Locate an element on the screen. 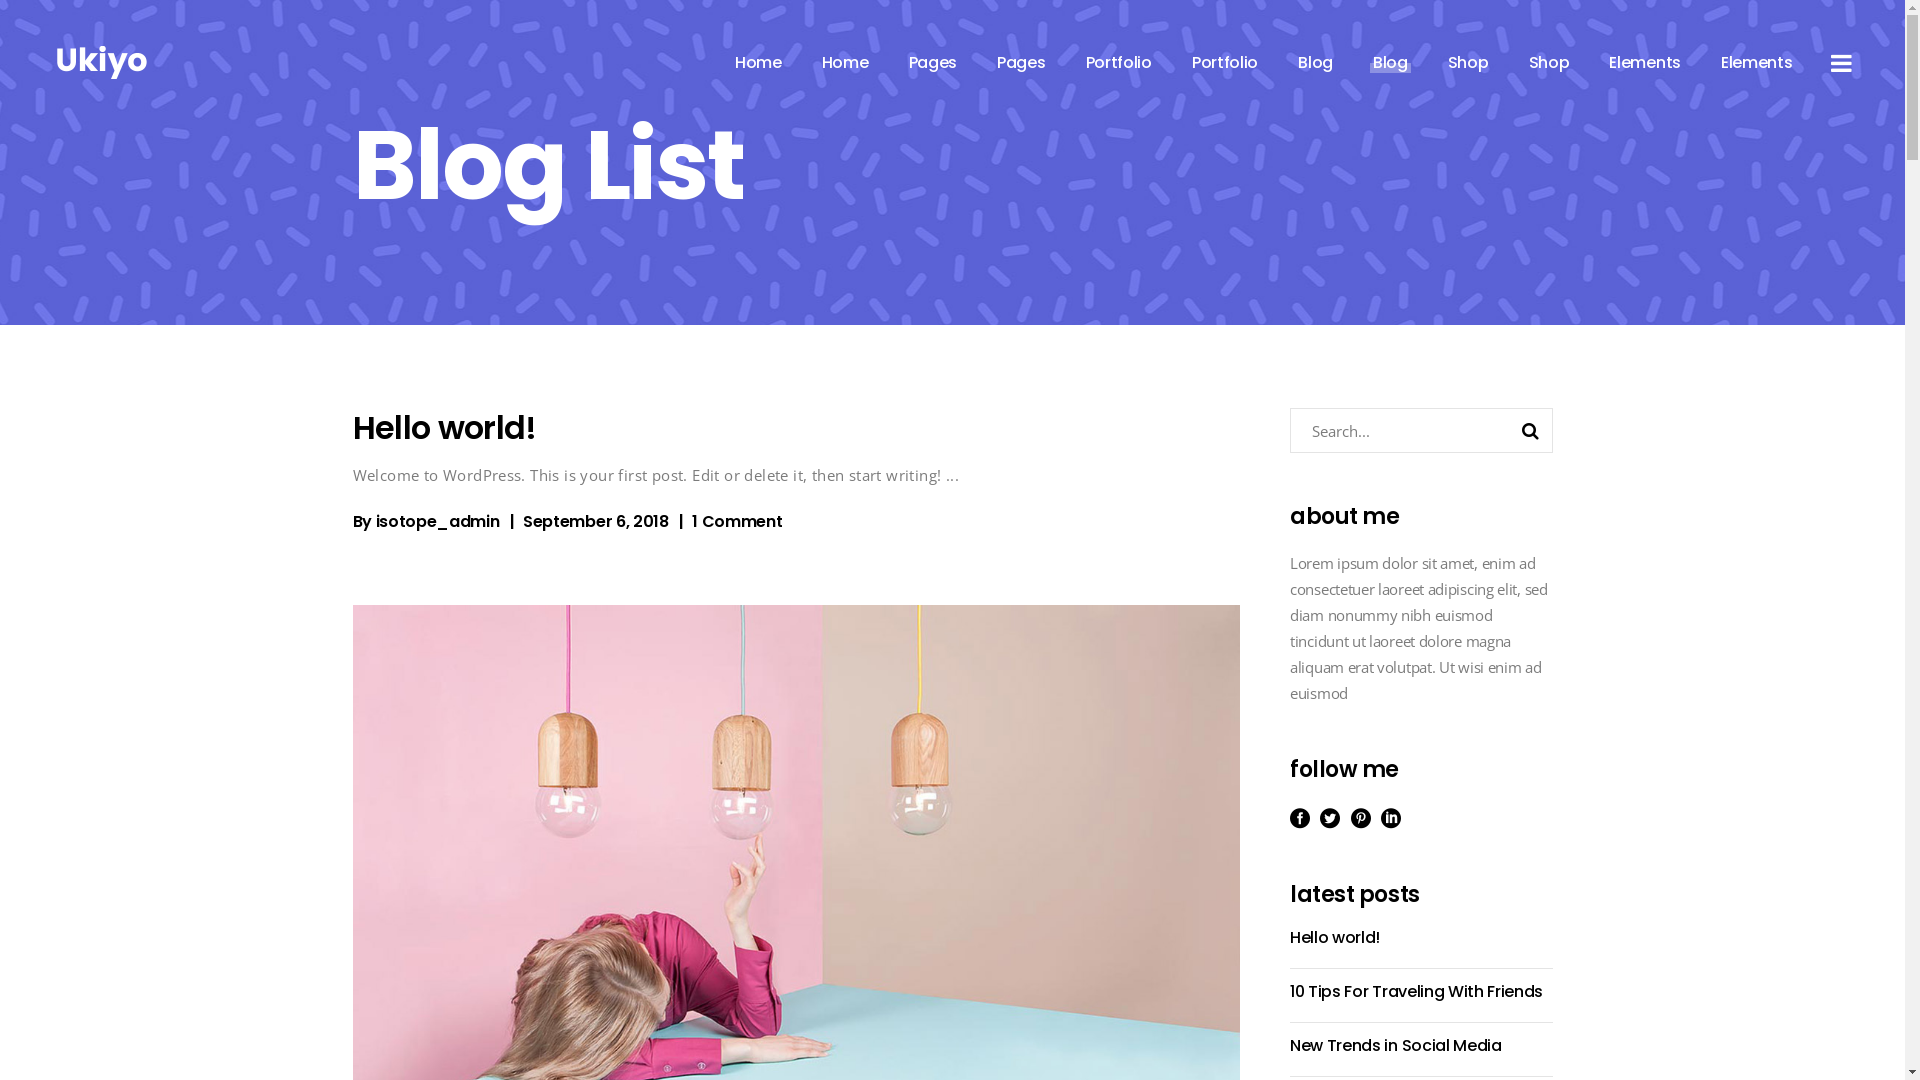 This screenshot has width=1920, height=1080. 'Blog' is located at coordinates (1389, 61).